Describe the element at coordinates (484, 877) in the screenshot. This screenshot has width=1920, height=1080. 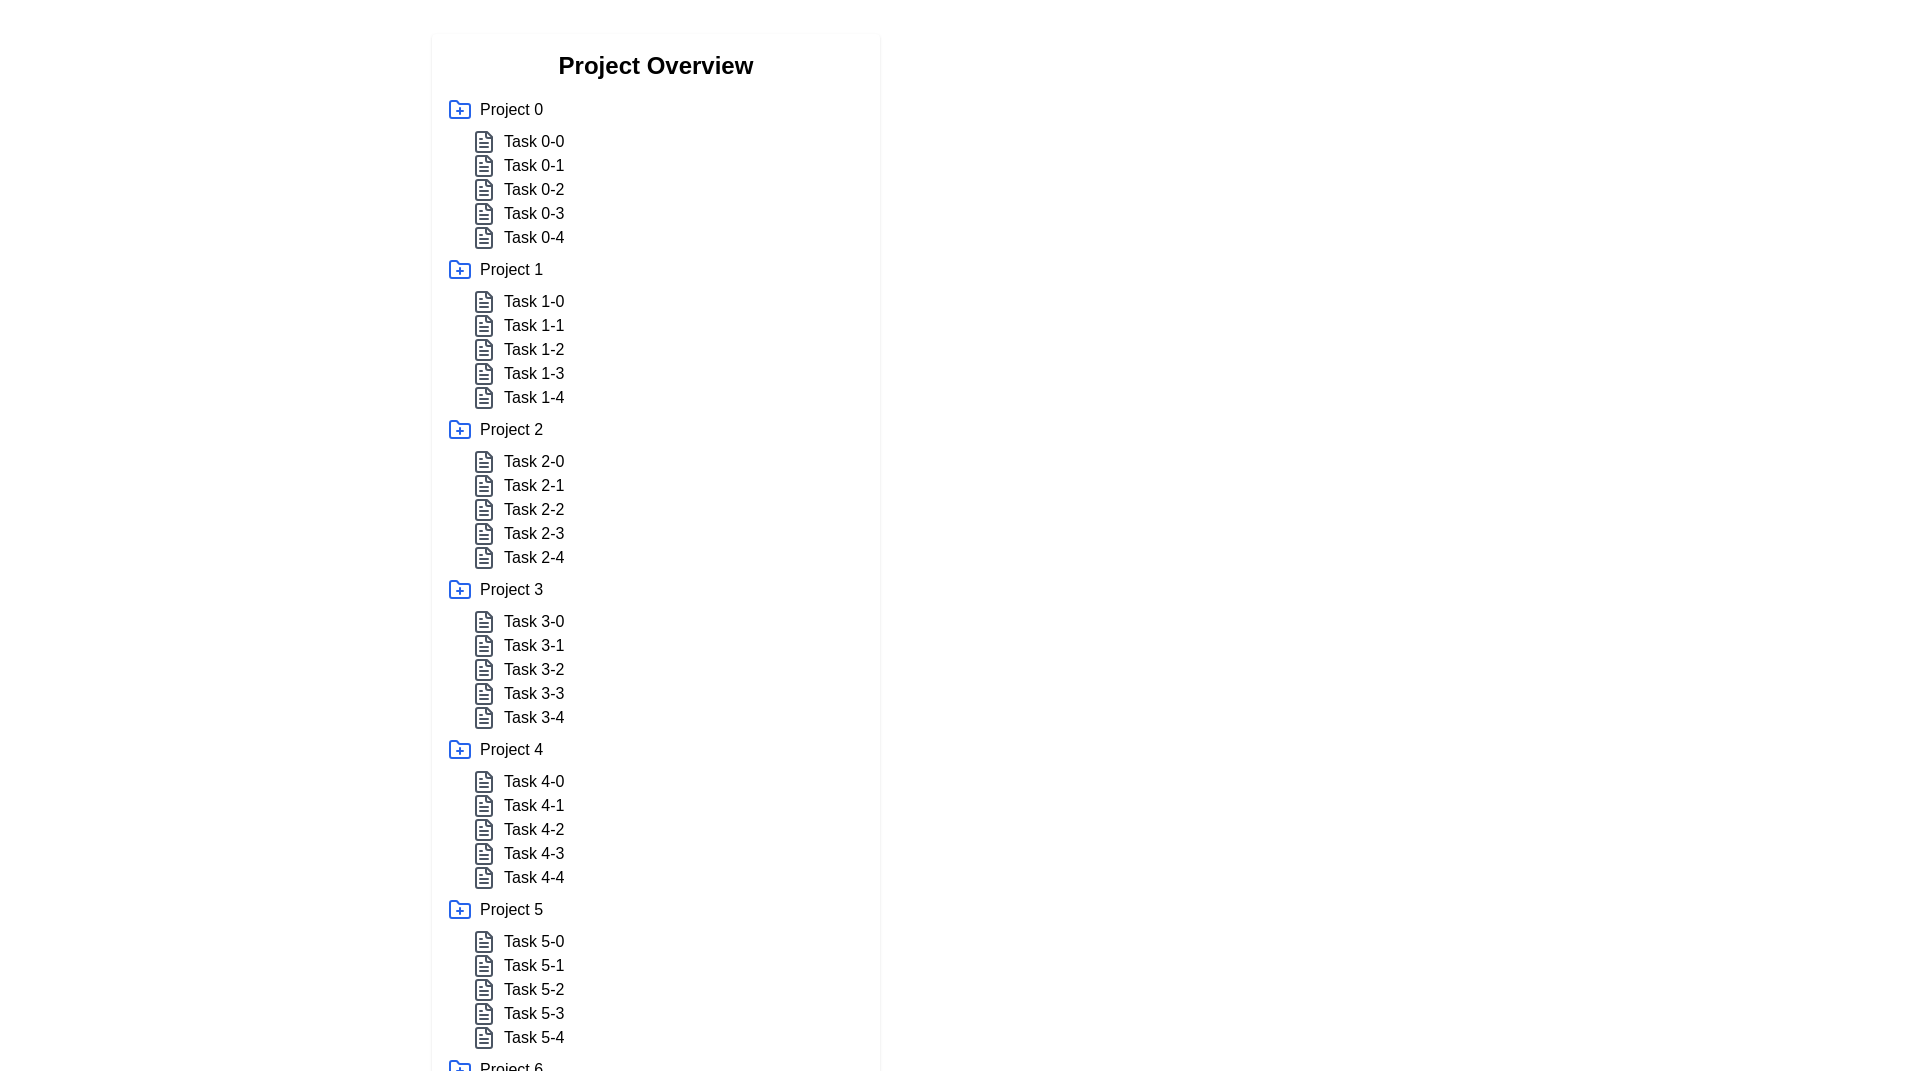
I see `the gray file document icon located to the left of the 'Task 4-4' label in the hierarchical list under 'Project 4'` at that location.